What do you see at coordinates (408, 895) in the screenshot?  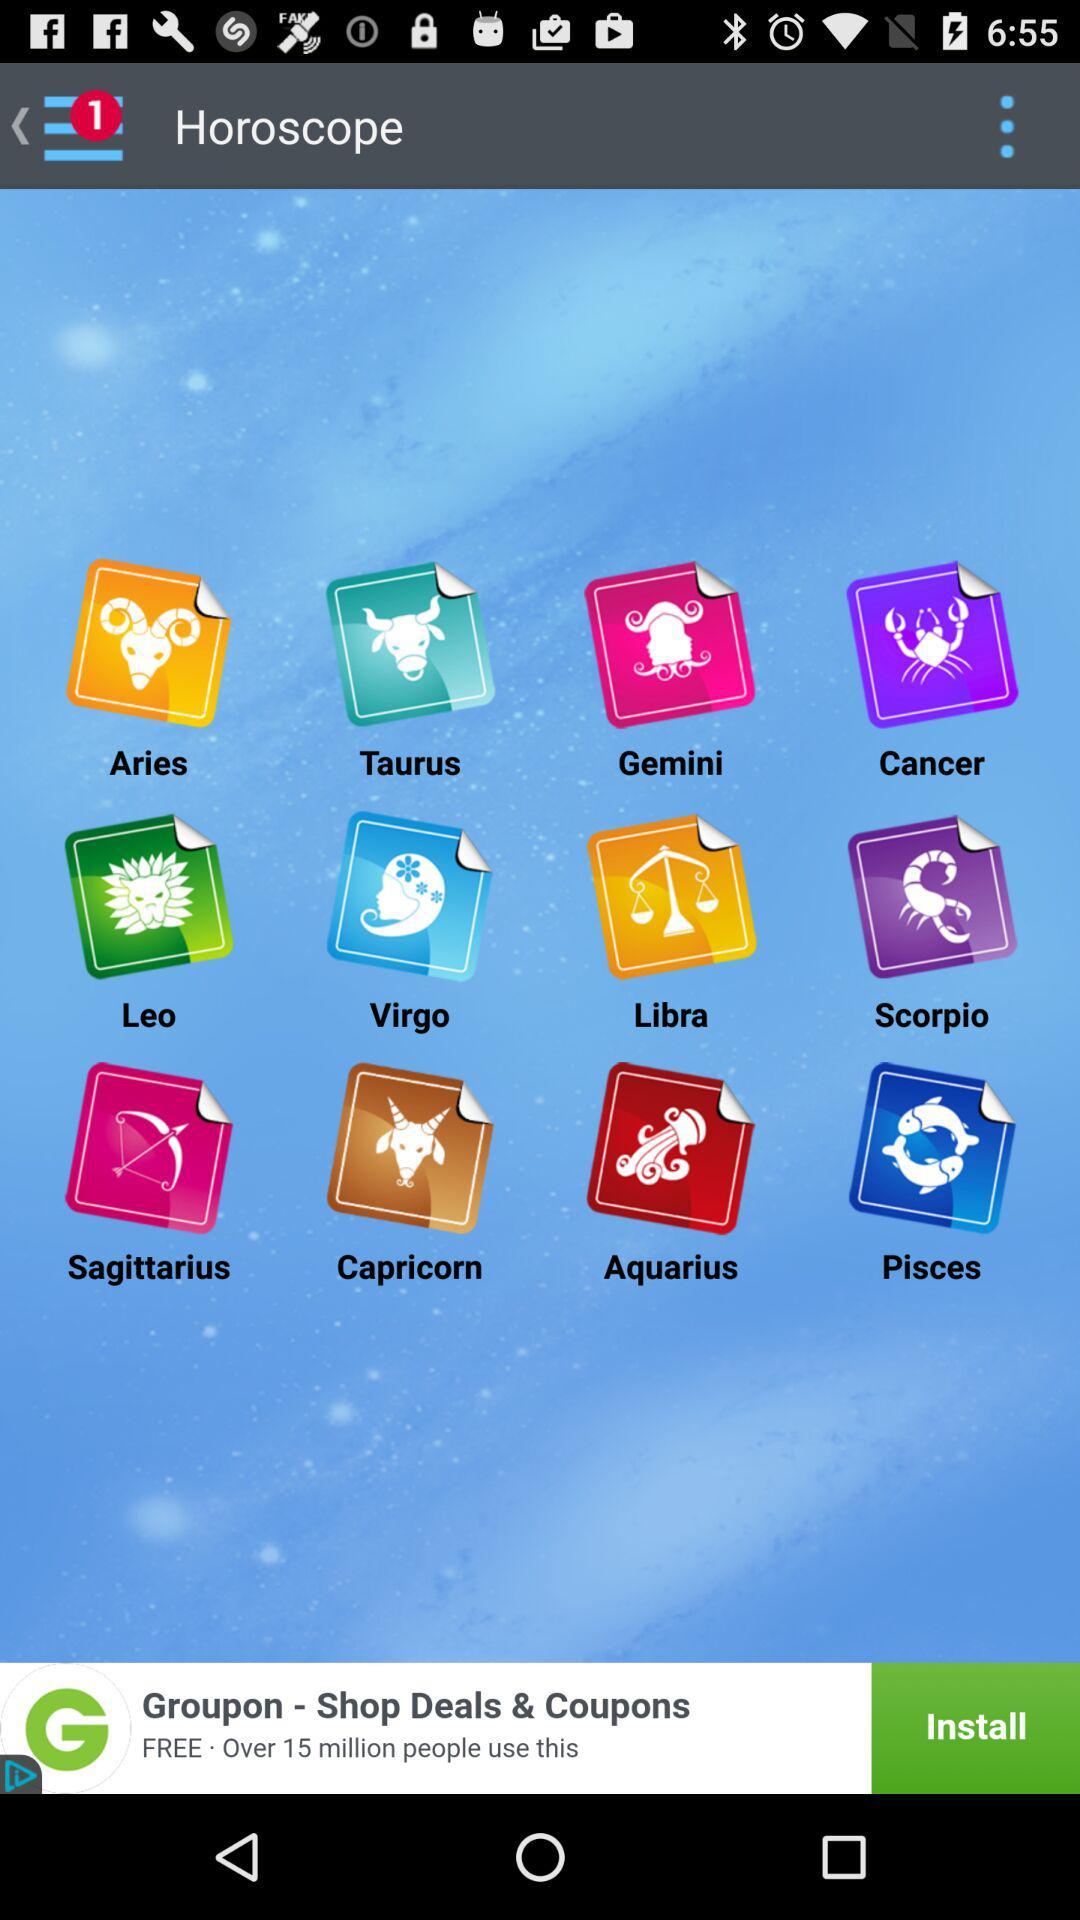 I see `read virgo horoscope` at bounding box center [408, 895].